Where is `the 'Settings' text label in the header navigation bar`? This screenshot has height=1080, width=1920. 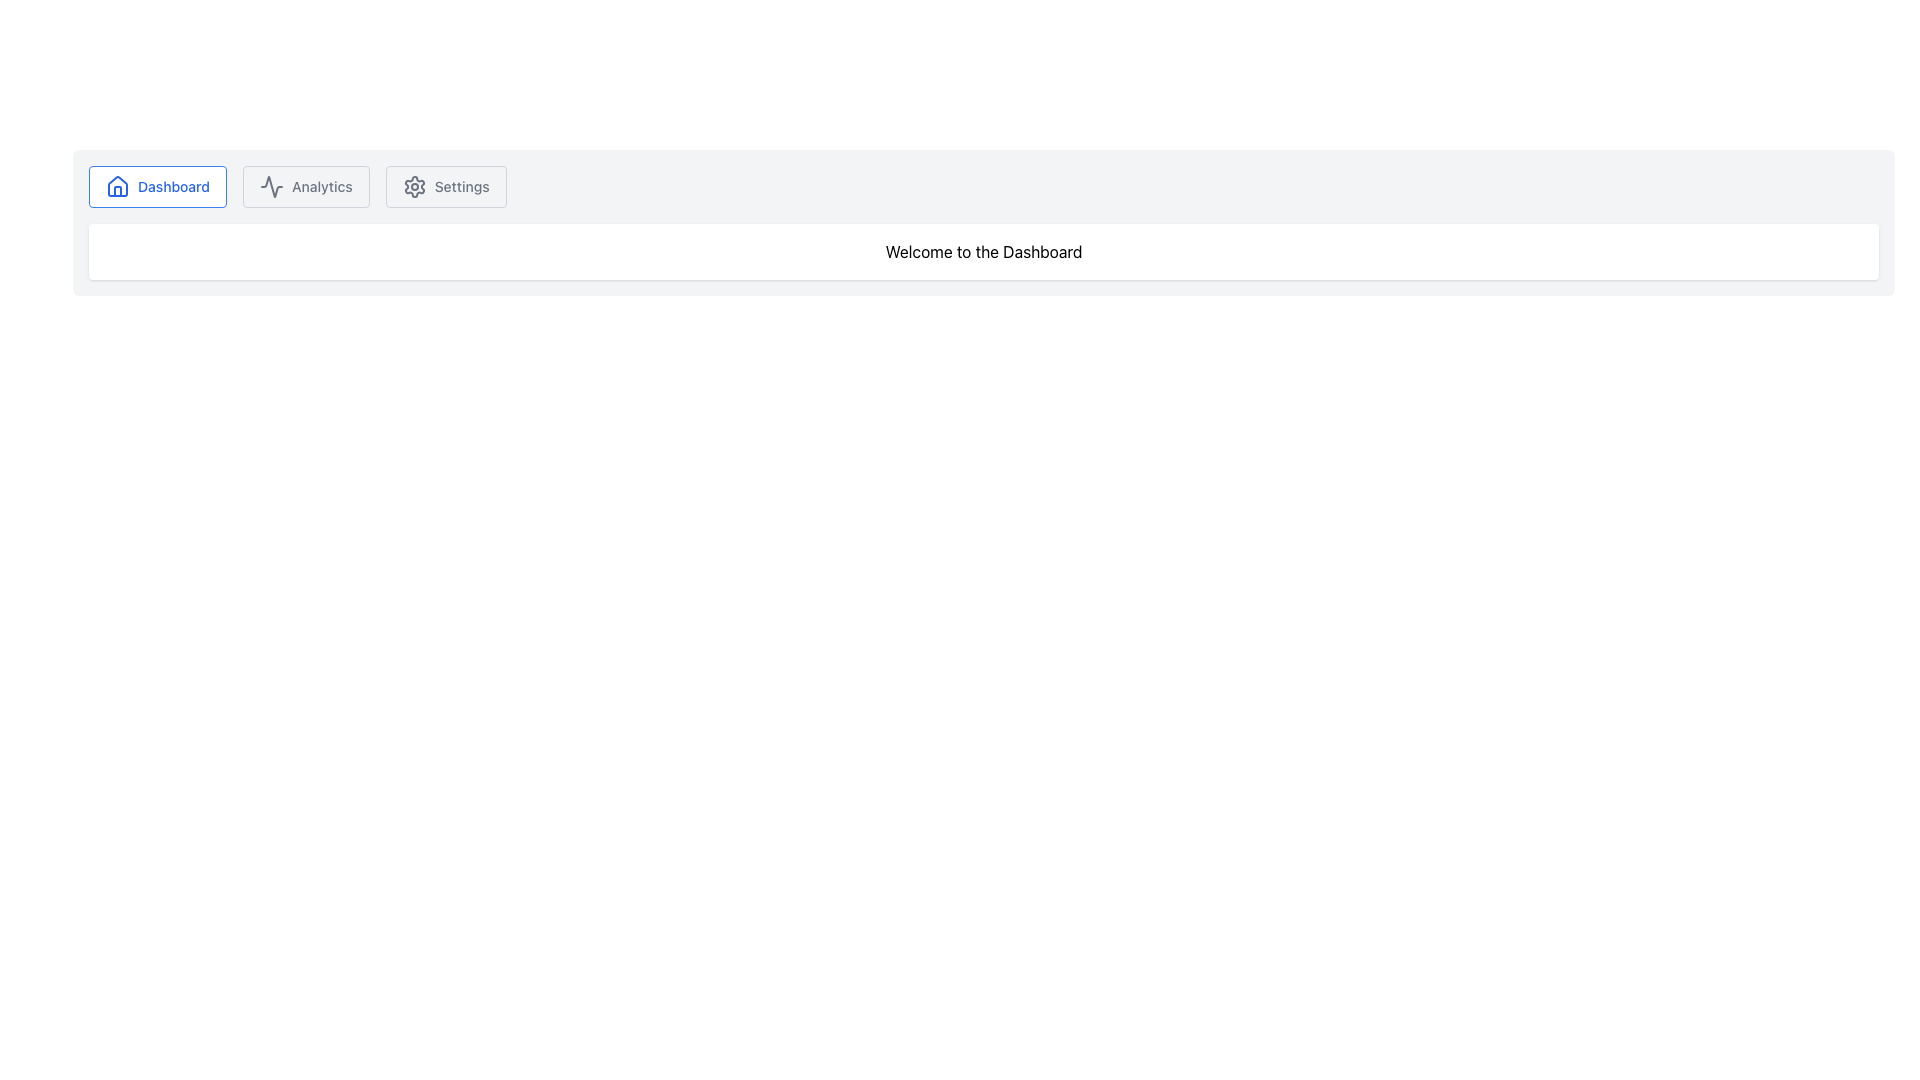
the 'Settings' text label in the header navigation bar is located at coordinates (461, 186).